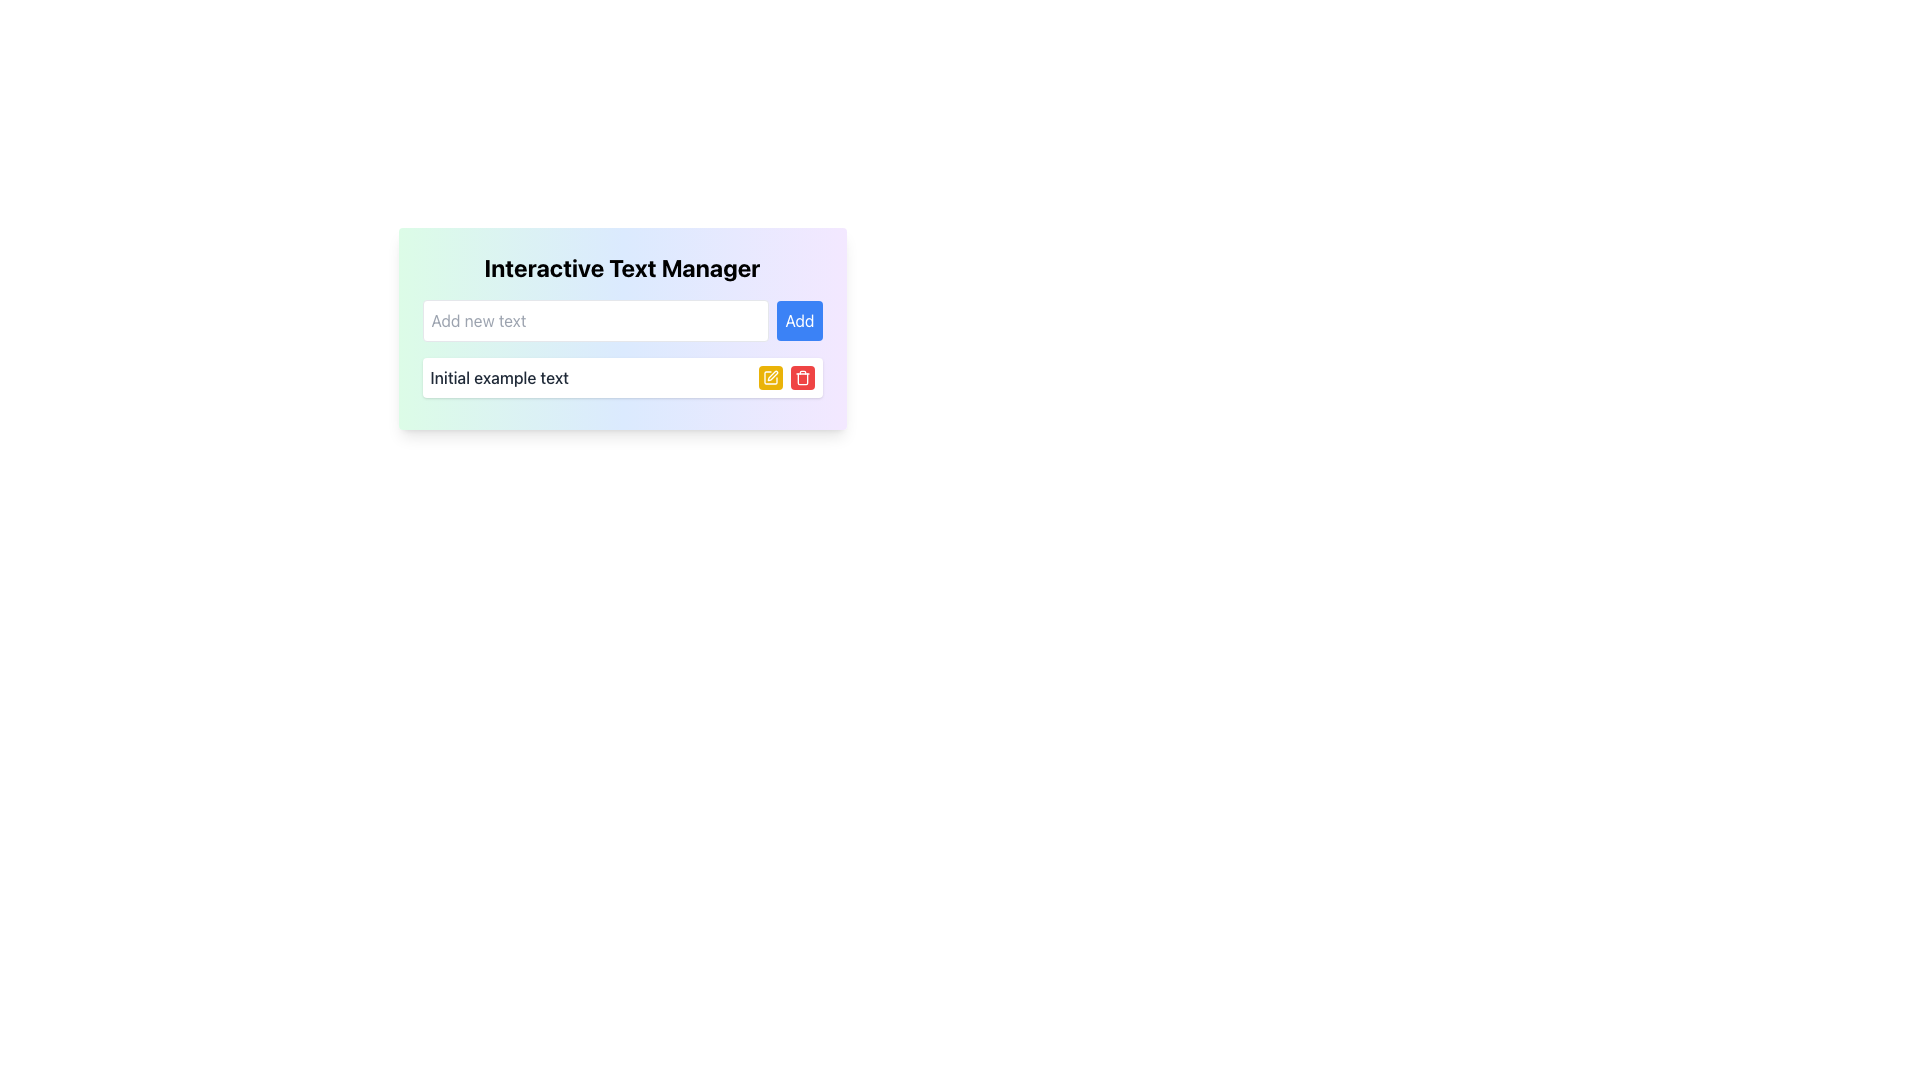 The width and height of the screenshot is (1920, 1080). Describe the element at coordinates (802, 378) in the screenshot. I see `the delete button, which is the second button on the right side of the row below the 'Initial example text' input field, to apply hover effects` at that location.